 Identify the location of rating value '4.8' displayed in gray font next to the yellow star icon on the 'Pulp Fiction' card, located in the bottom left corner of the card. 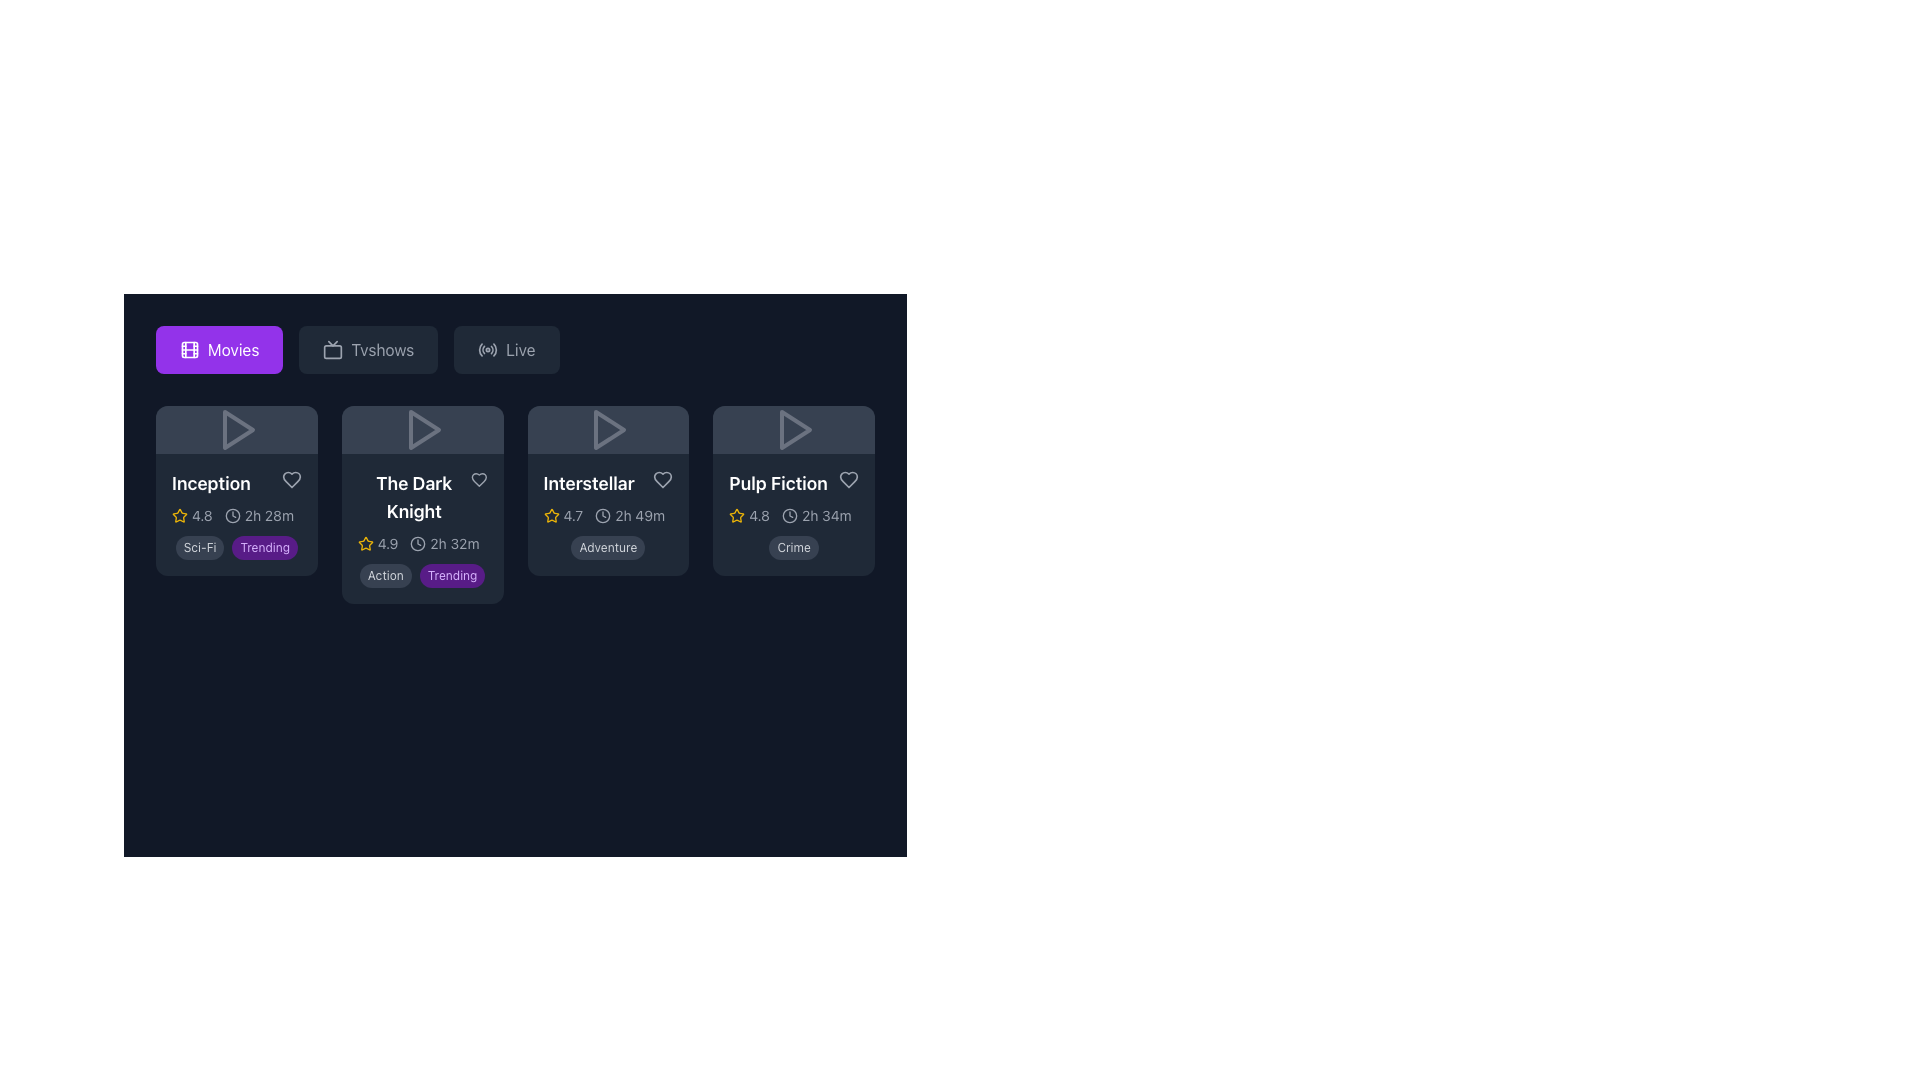
(748, 515).